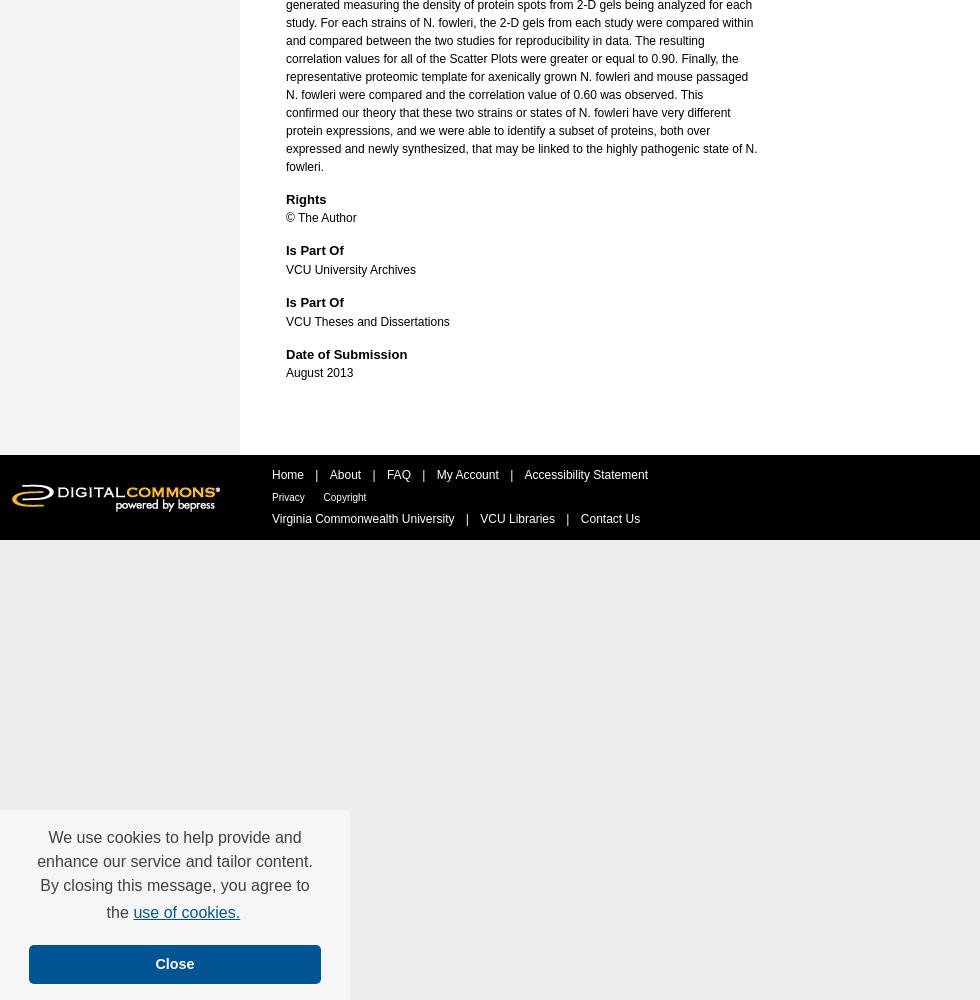 The image size is (980, 1000). What do you see at coordinates (174, 875) in the screenshot?
I see `'We use cookies to help provide and enhance our service and tailor content. By closing this message, you agree to the'` at bounding box center [174, 875].